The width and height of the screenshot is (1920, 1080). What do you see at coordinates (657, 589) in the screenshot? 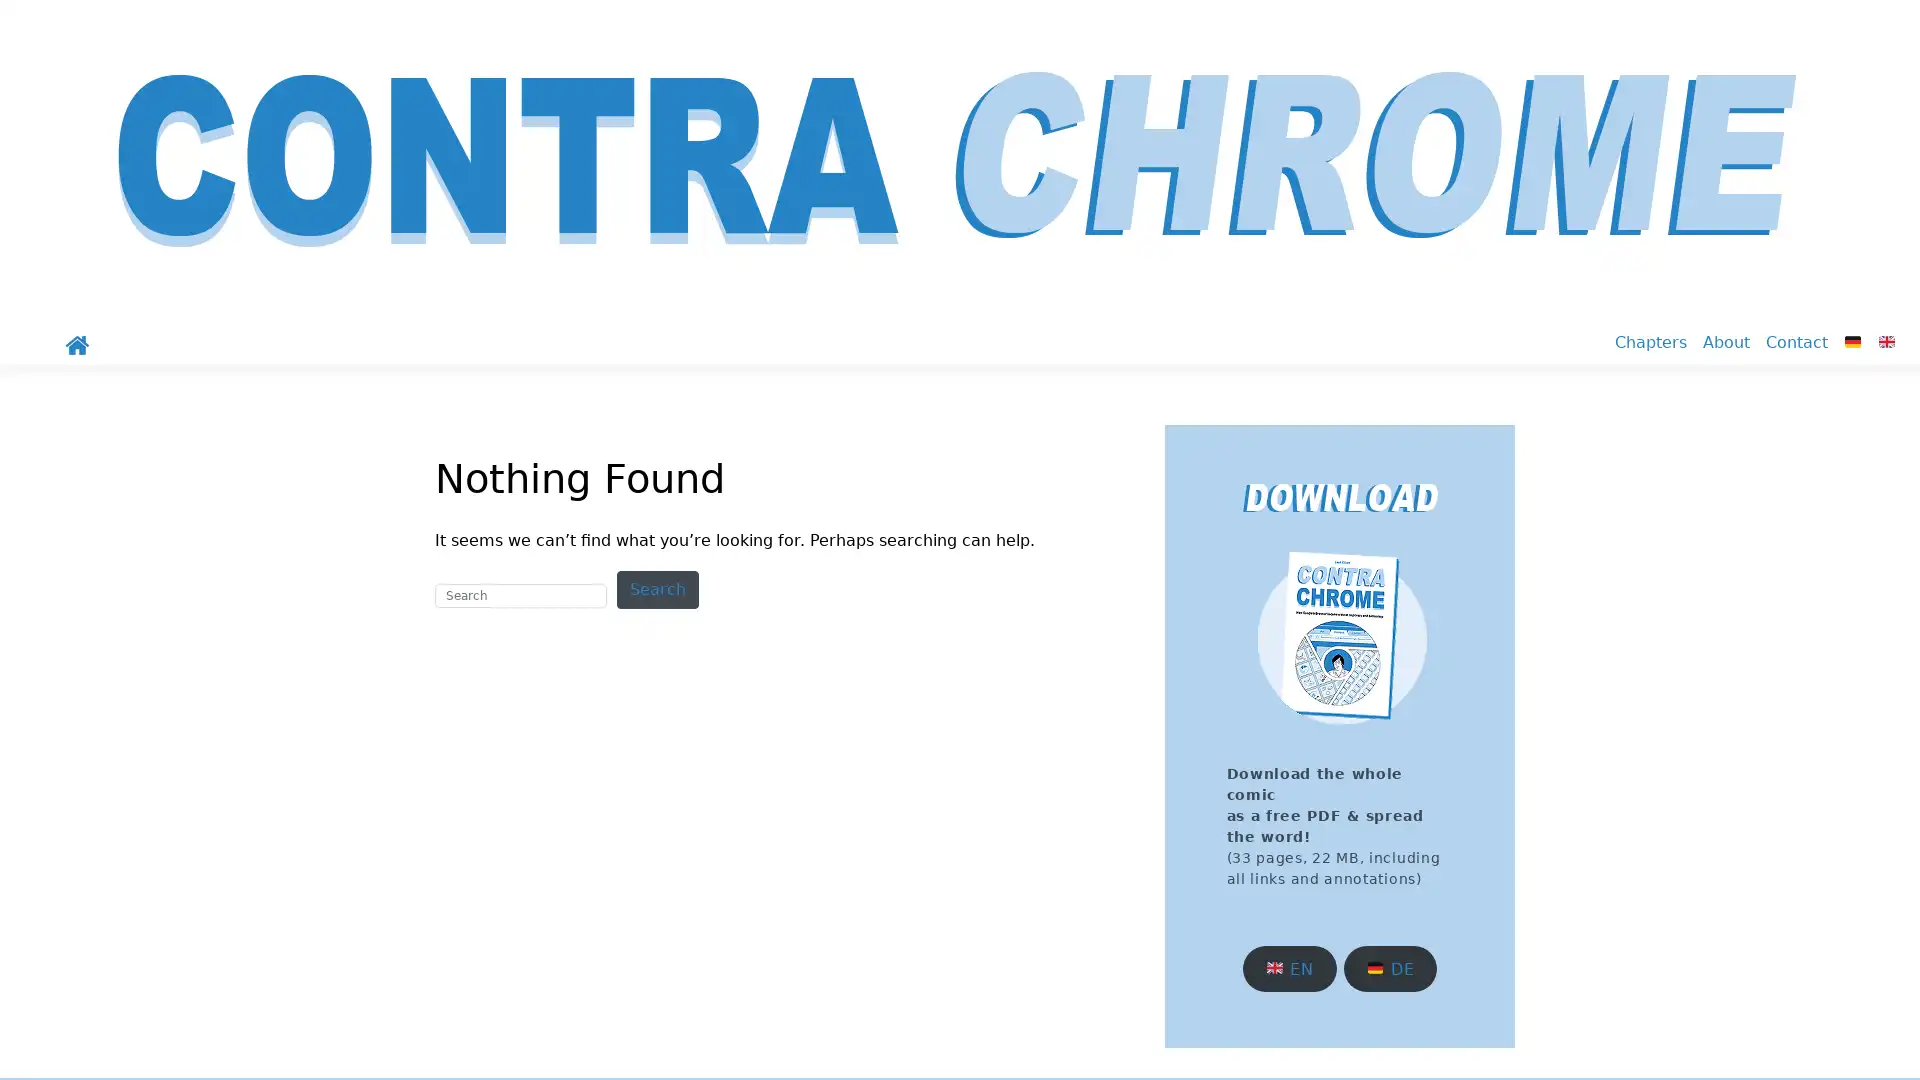
I see `Search` at bounding box center [657, 589].